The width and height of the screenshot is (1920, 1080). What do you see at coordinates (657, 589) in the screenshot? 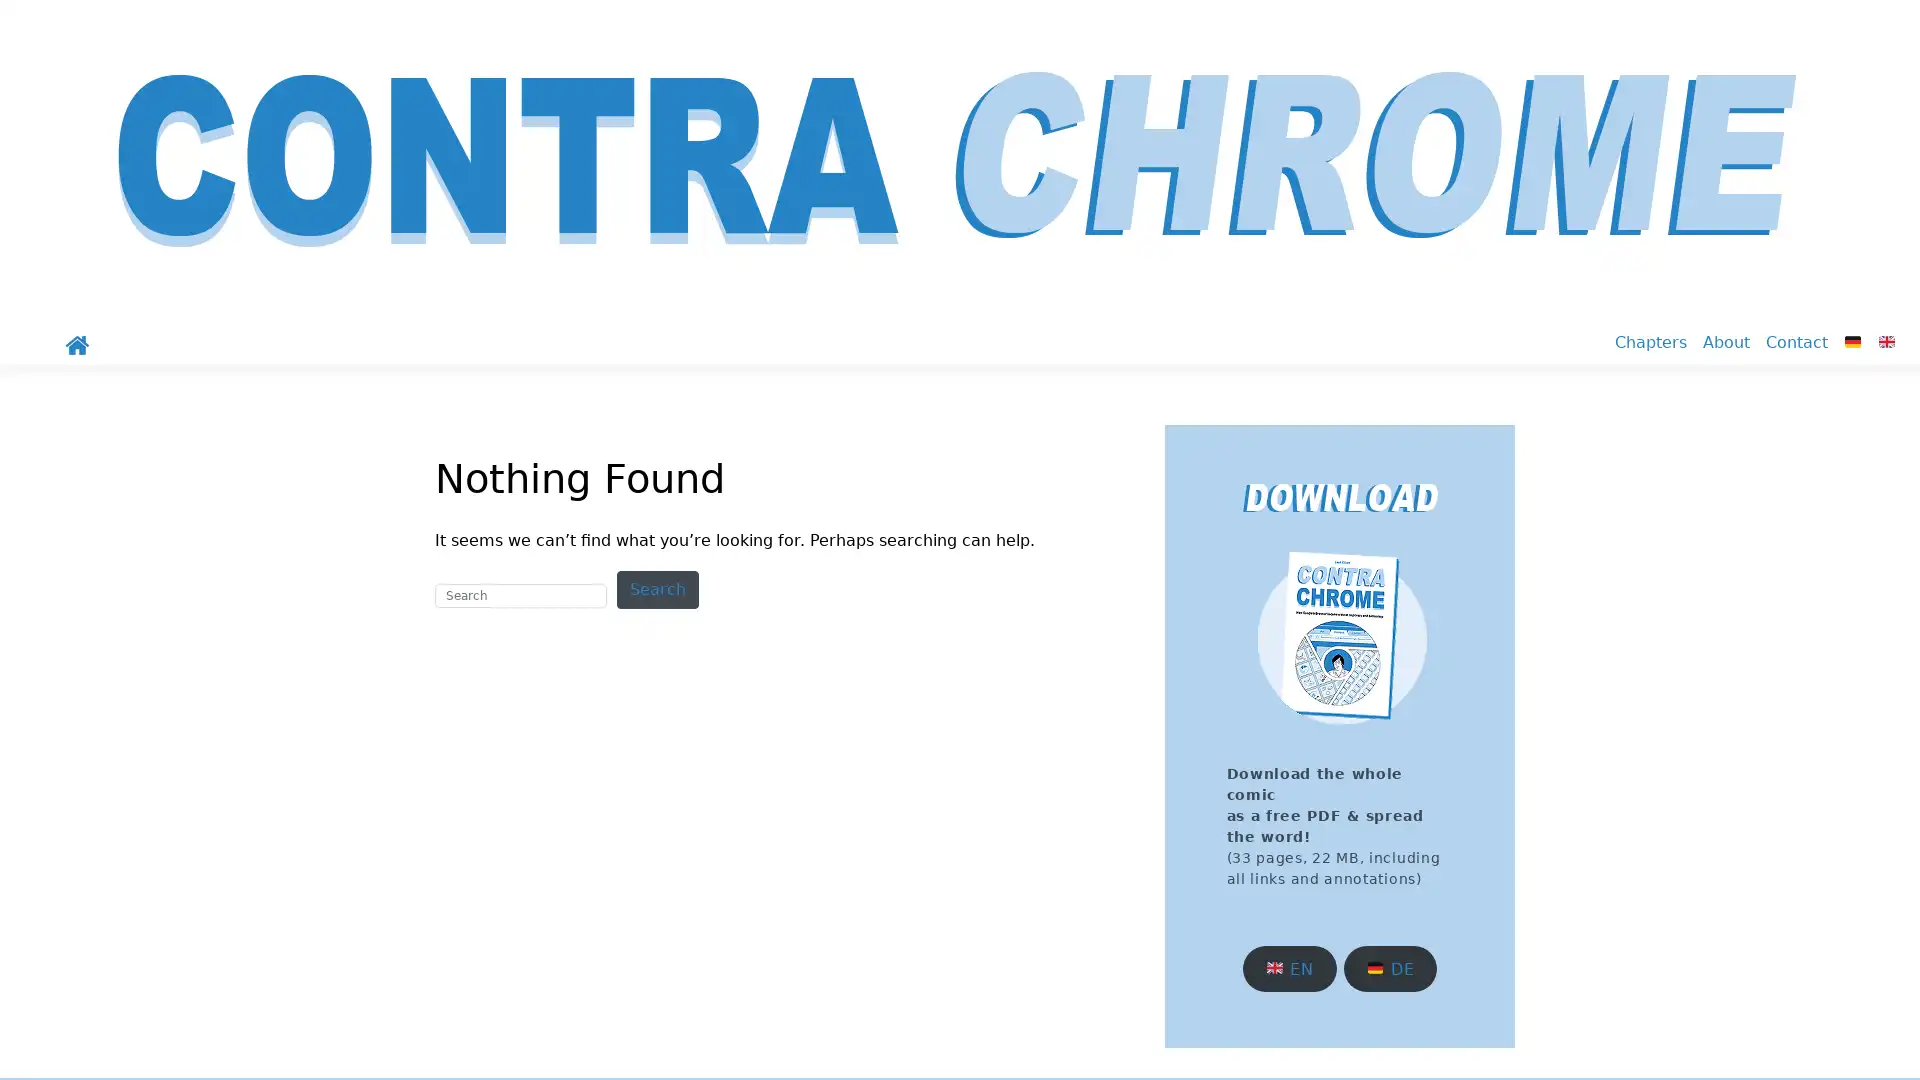
I see `Search` at bounding box center [657, 589].